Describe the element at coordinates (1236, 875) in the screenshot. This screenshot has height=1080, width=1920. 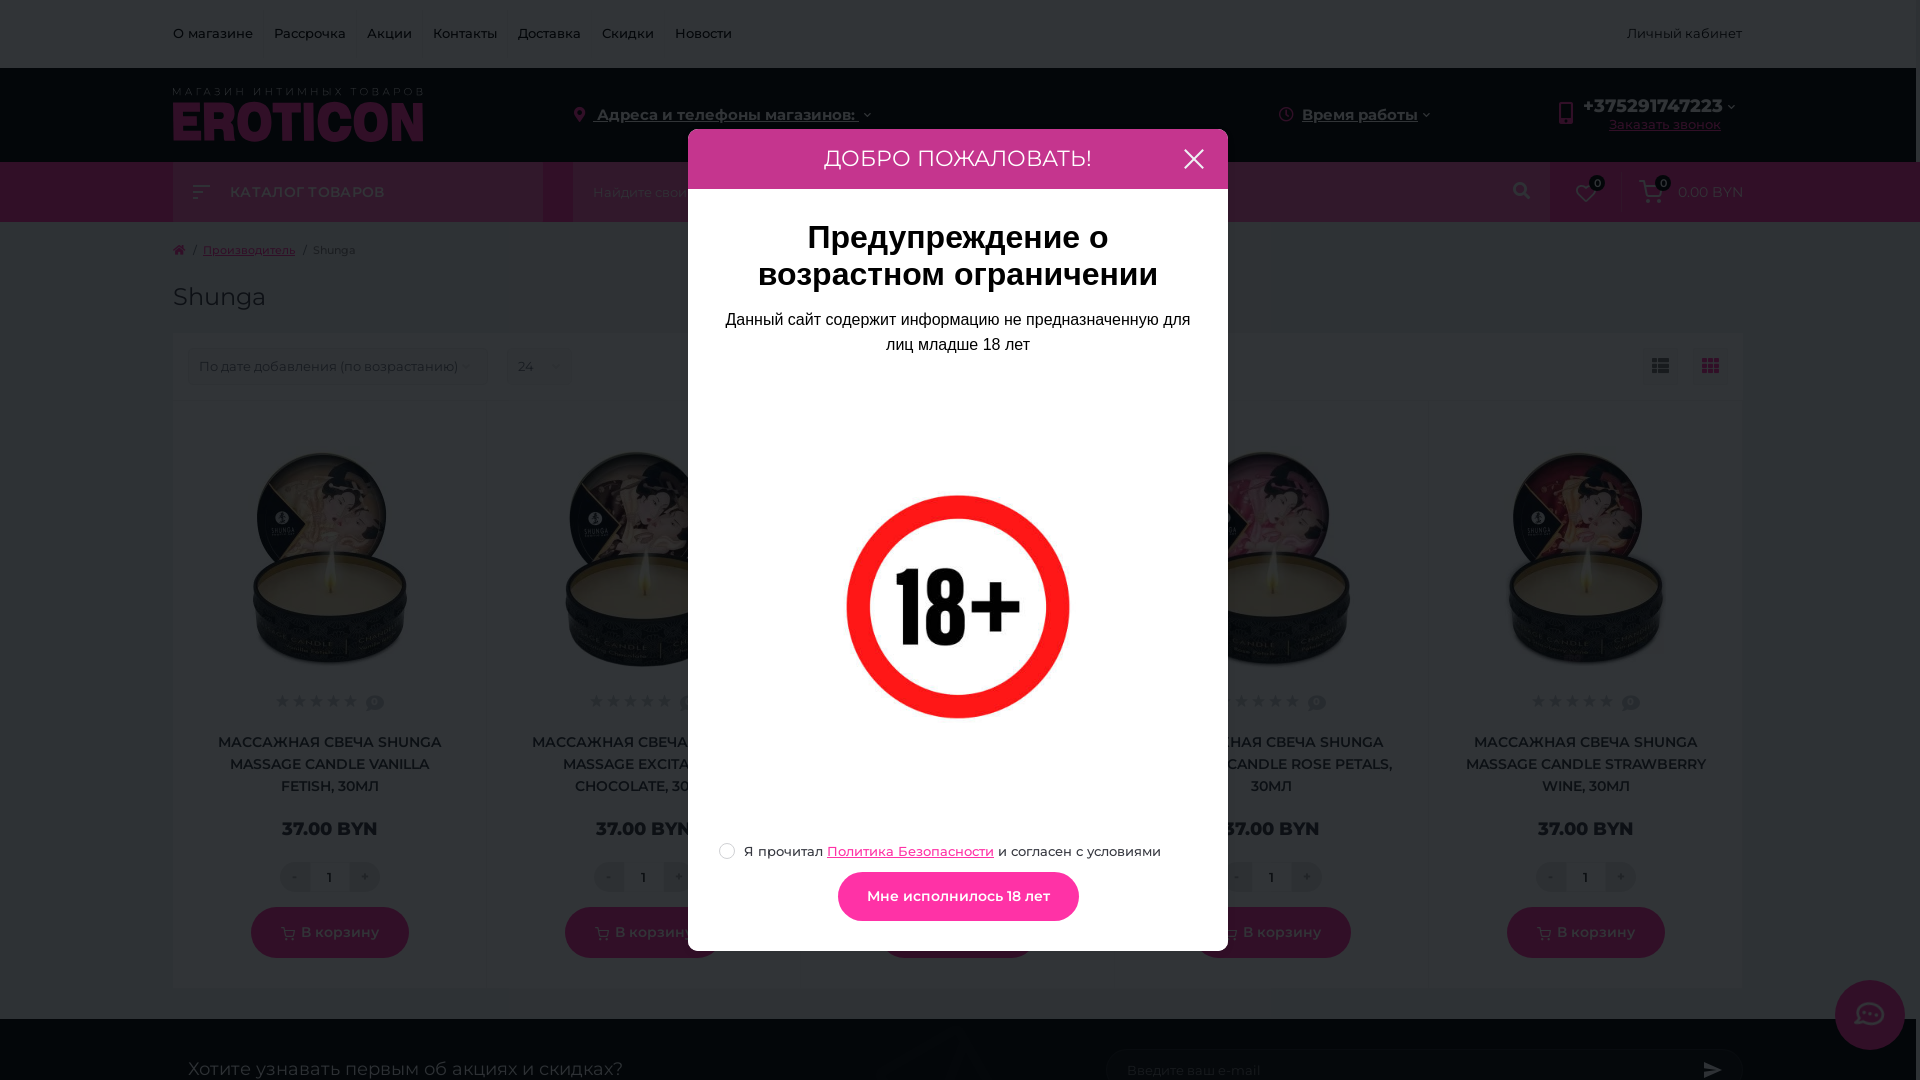
I see `'-'` at that location.